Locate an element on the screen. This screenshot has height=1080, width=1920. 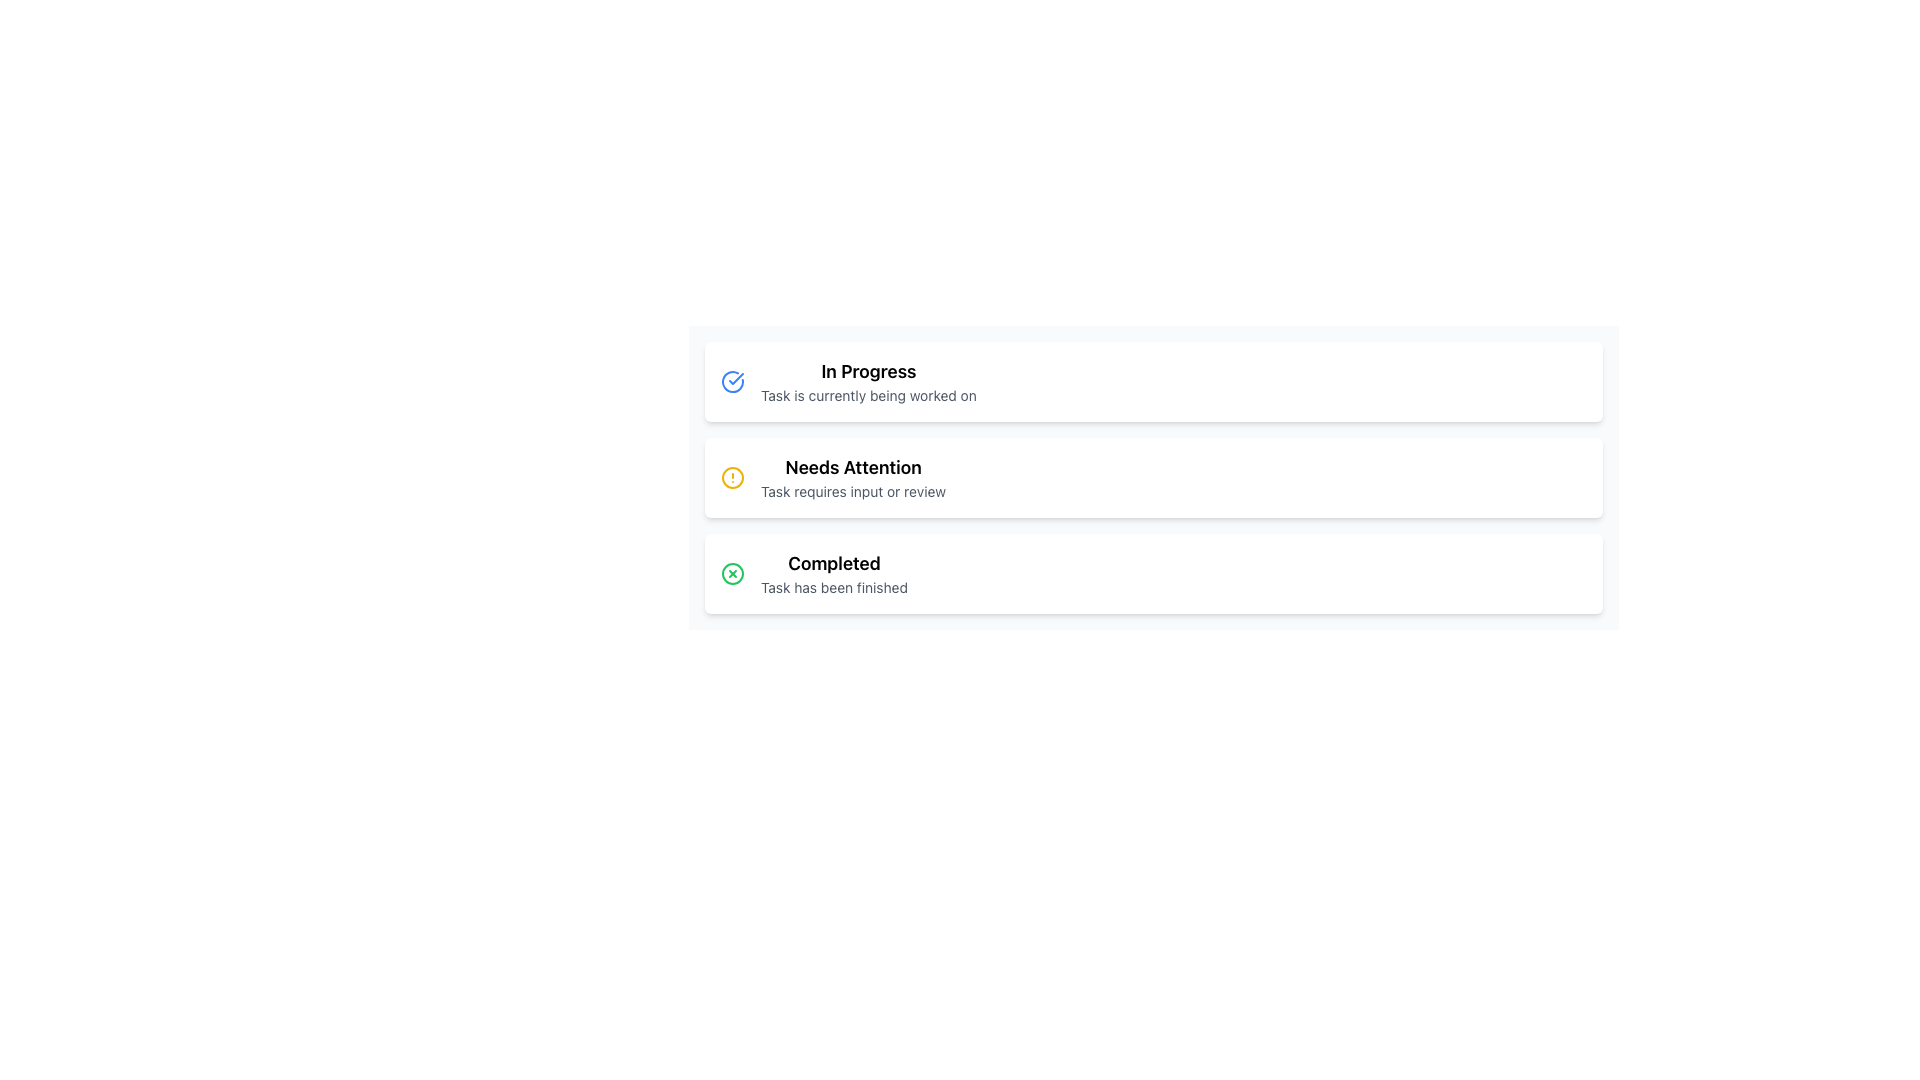
the Text label indicating the status of the task labeled 'Needs Attention', which is located within the second item of a vertical list is located at coordinates (853, 467).